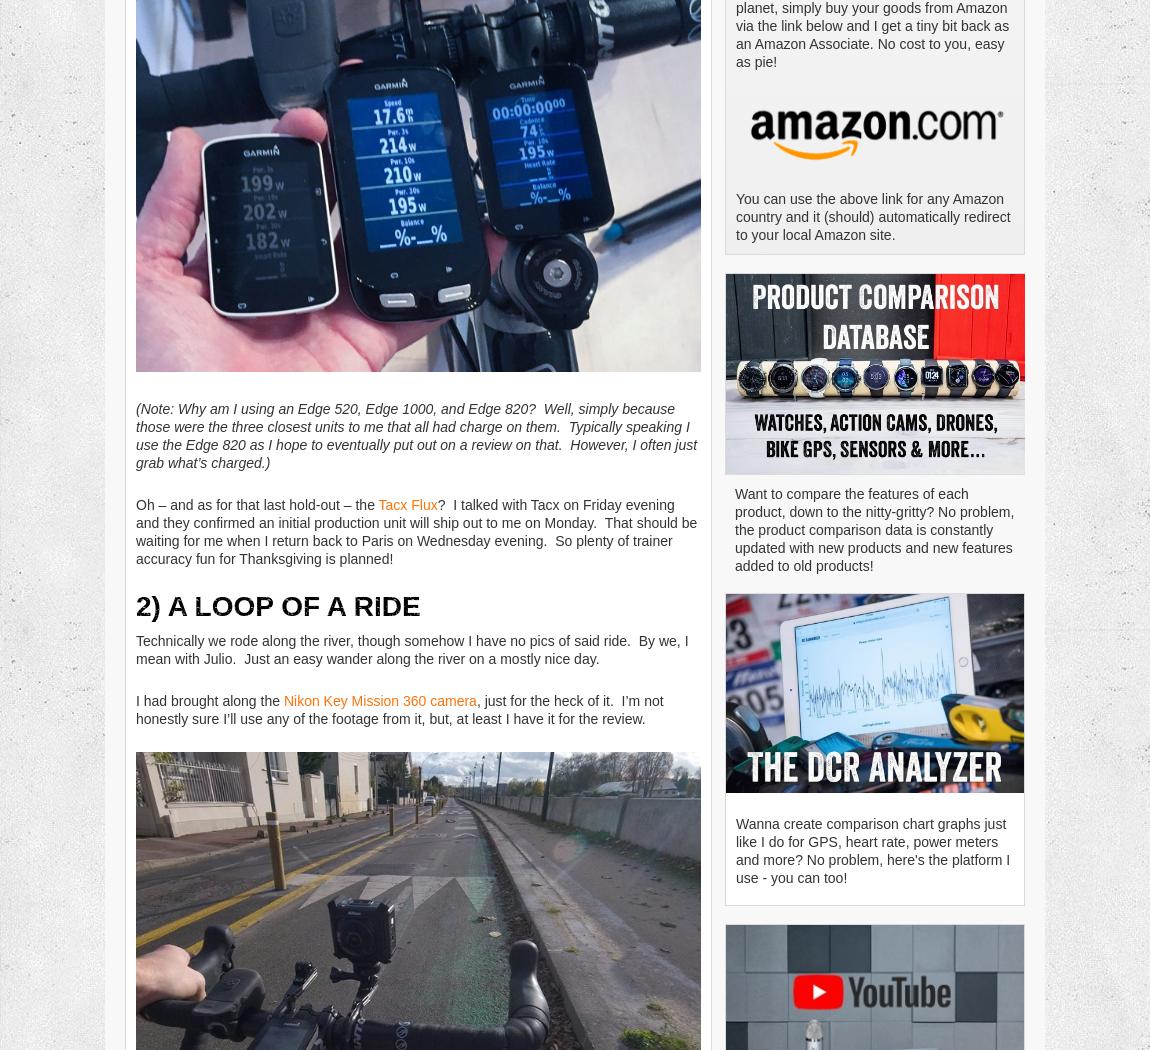 The height and width of the screenshot is (1050, 1150). Describe the element at coordinates (256, 503) in the screenshot. I see `'Oh – and as for that last hold-out – the'` at that location.